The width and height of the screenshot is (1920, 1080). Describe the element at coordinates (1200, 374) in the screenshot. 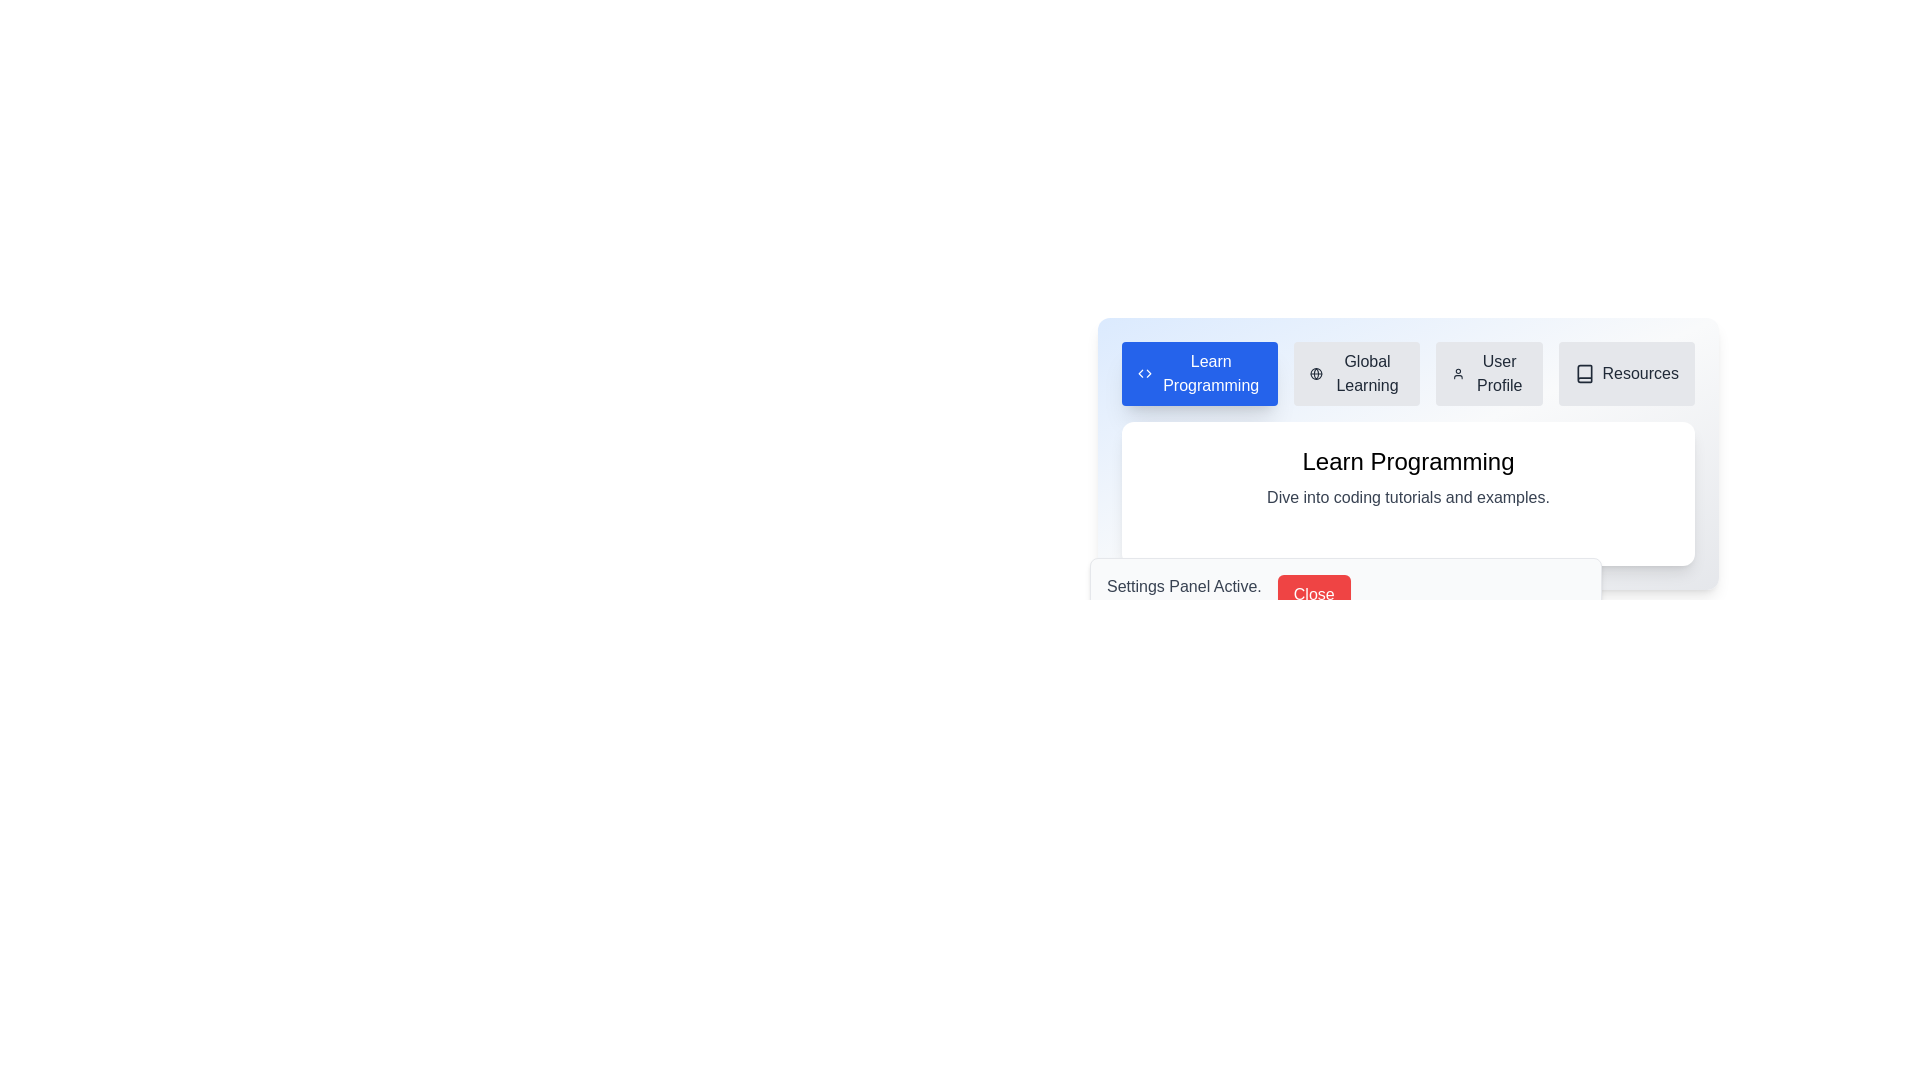

I see `the tab labeled Learn Programming` at that location.